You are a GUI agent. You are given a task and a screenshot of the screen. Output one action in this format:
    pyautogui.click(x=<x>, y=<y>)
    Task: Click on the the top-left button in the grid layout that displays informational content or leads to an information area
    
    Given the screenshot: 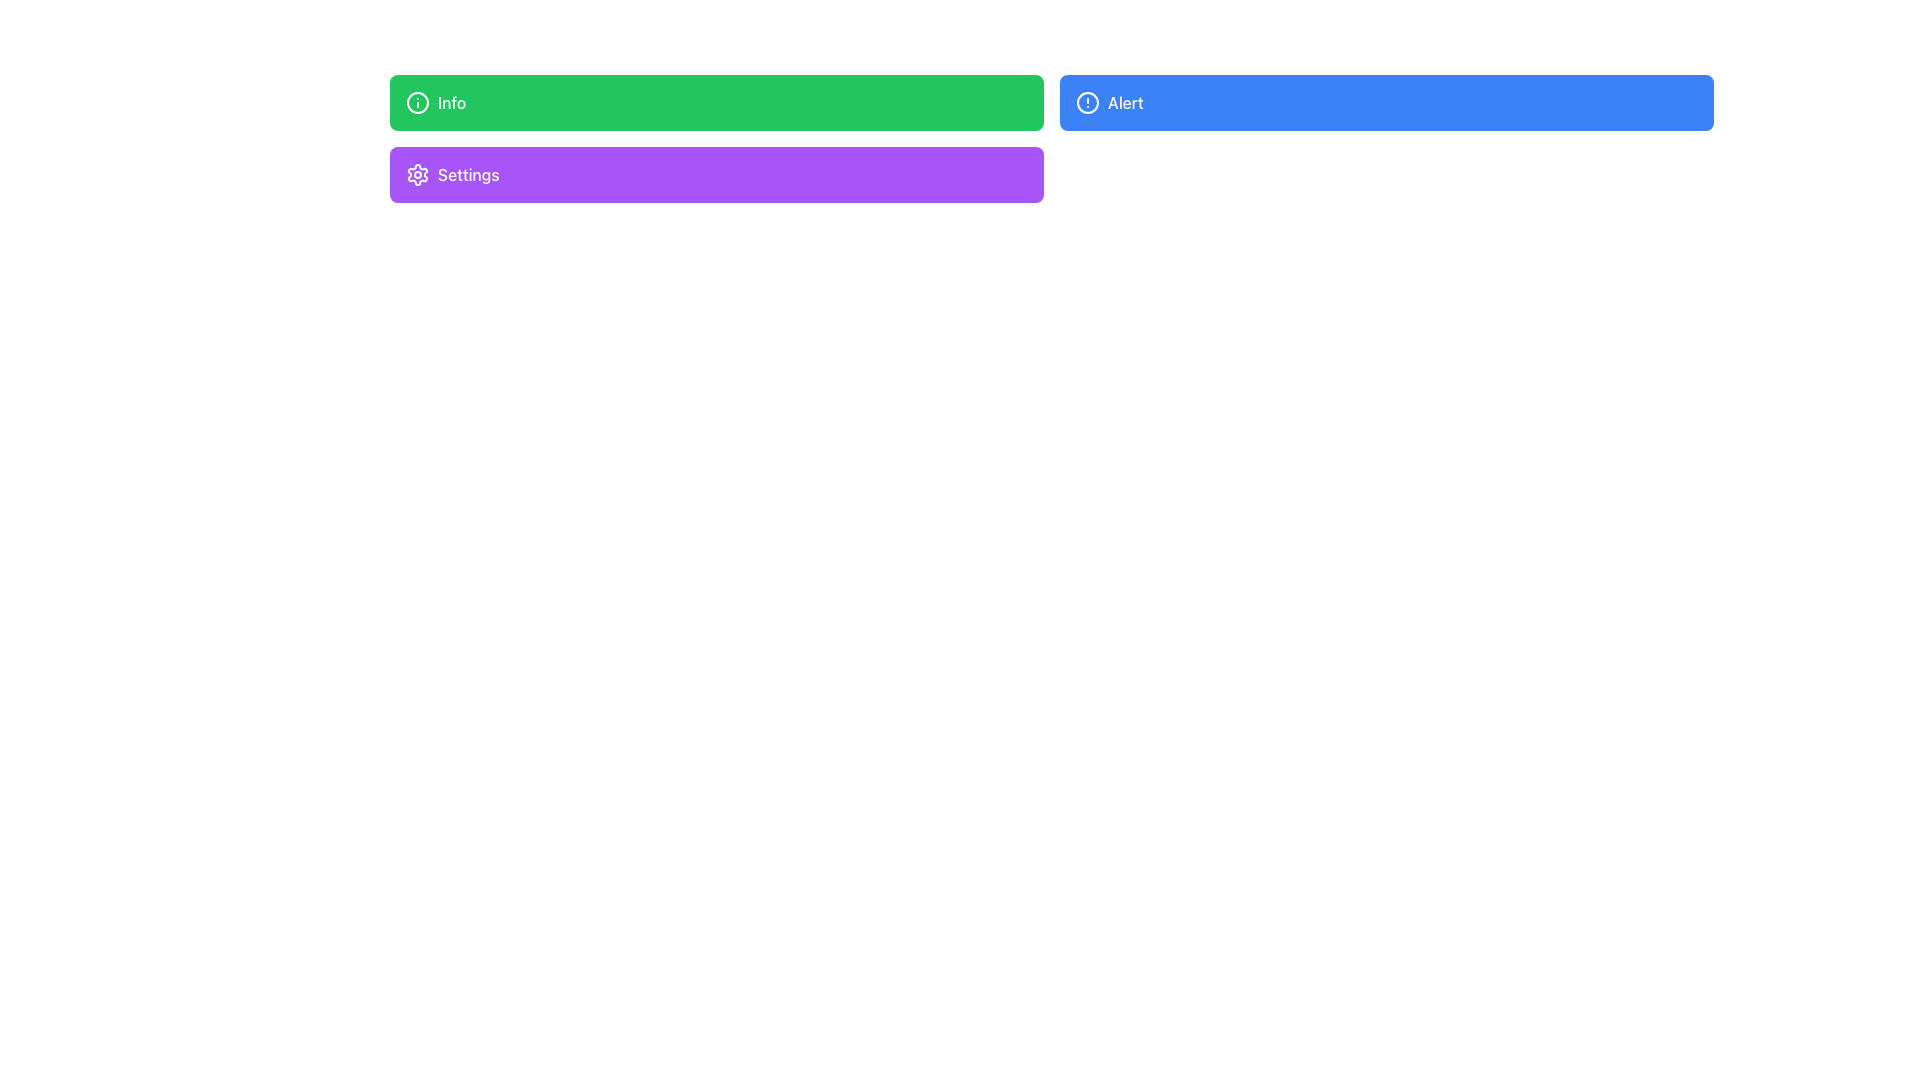 What is the action you would take?
    pyautogui.click(x=716, y=103)
    